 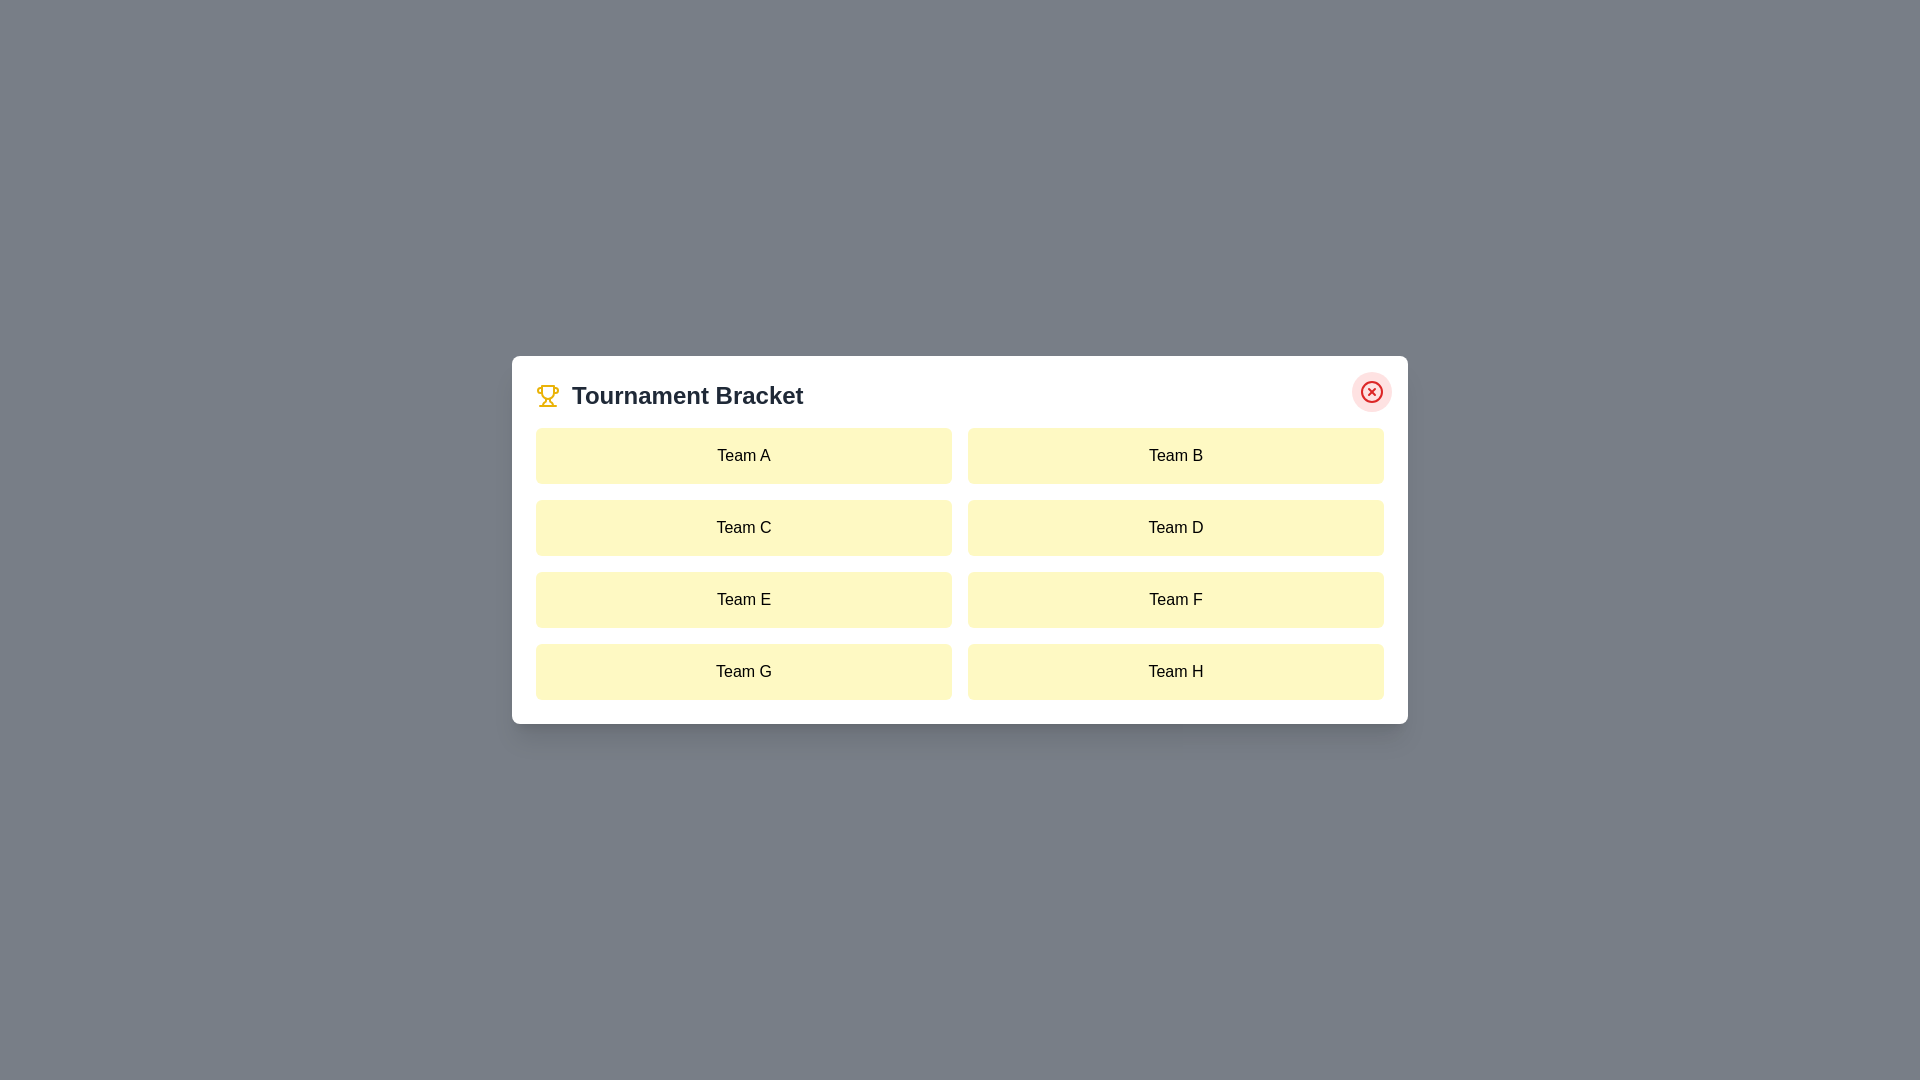 What do you see at coordinates (743, 599) in the screenshot?
I see `the team item labeled Team E` at bounding box center [743, 599].